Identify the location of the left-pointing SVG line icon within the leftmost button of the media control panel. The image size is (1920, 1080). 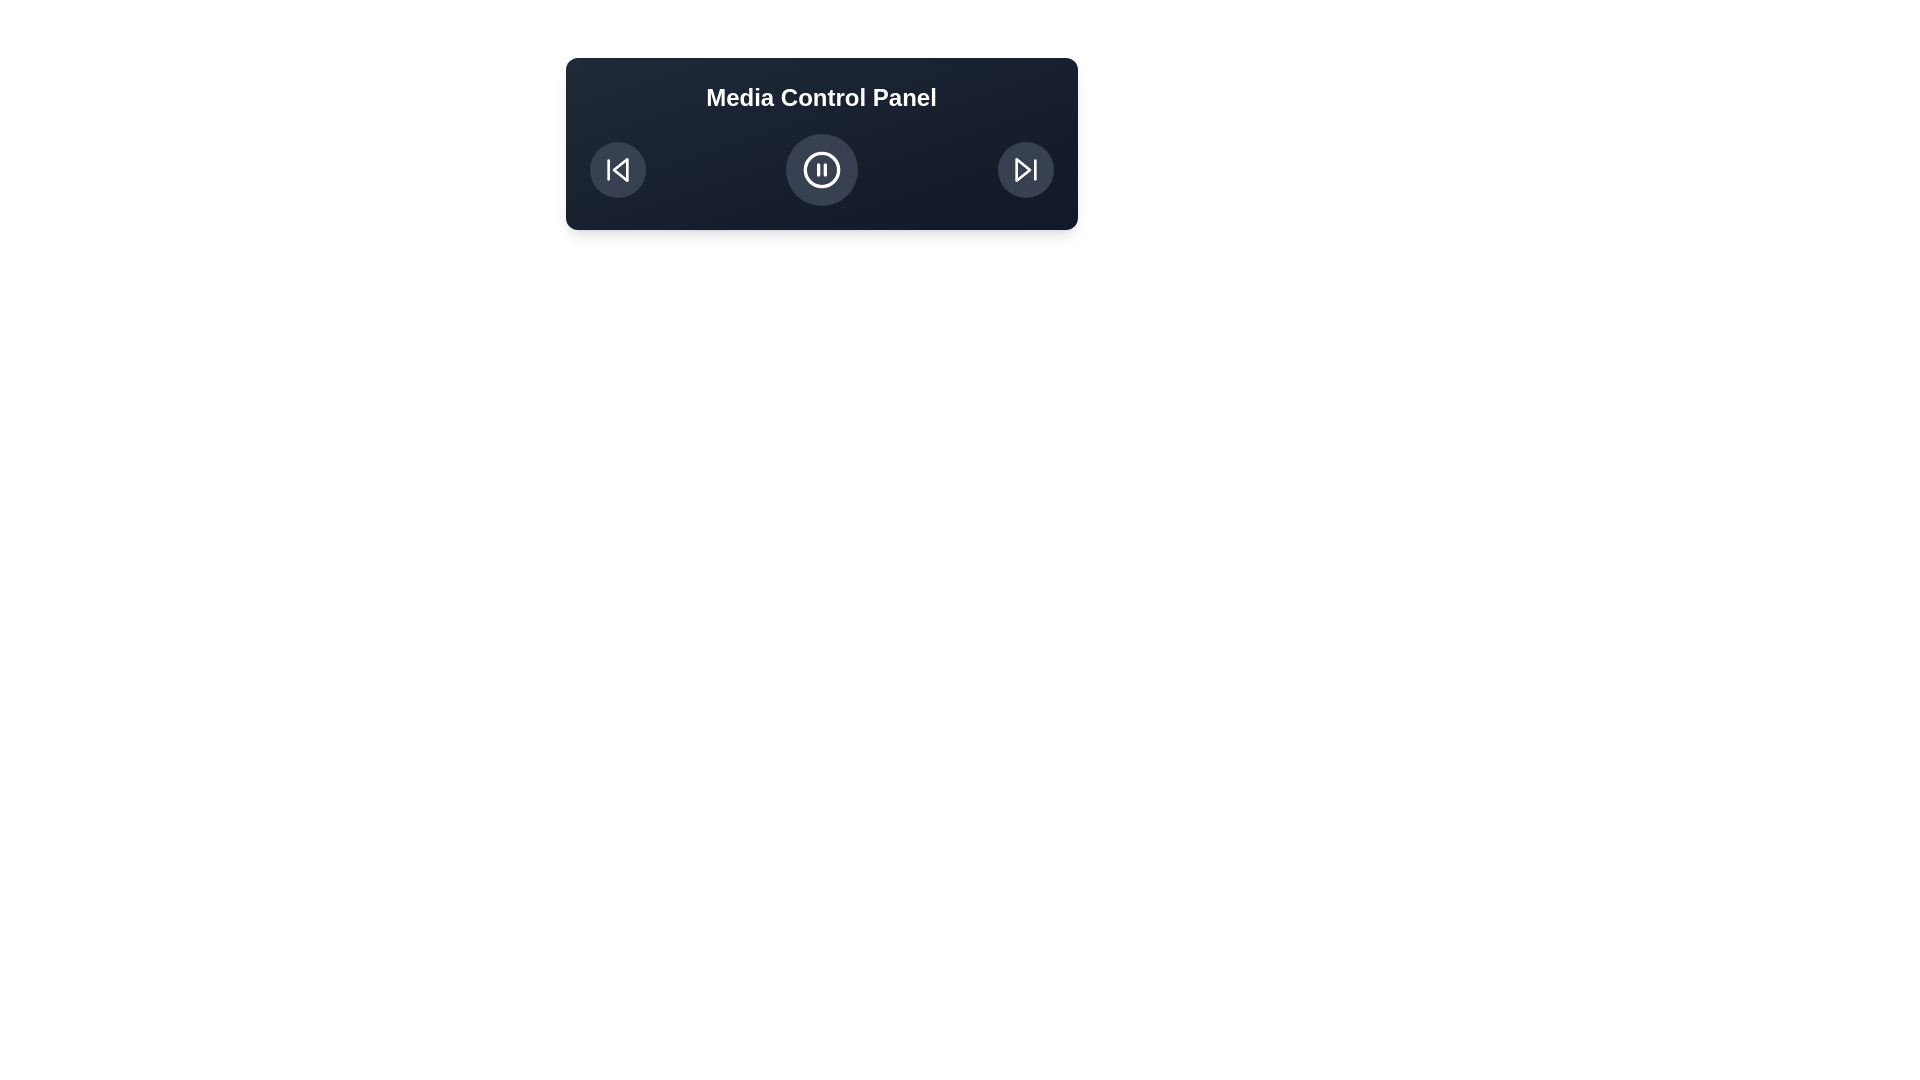
(619, 168).